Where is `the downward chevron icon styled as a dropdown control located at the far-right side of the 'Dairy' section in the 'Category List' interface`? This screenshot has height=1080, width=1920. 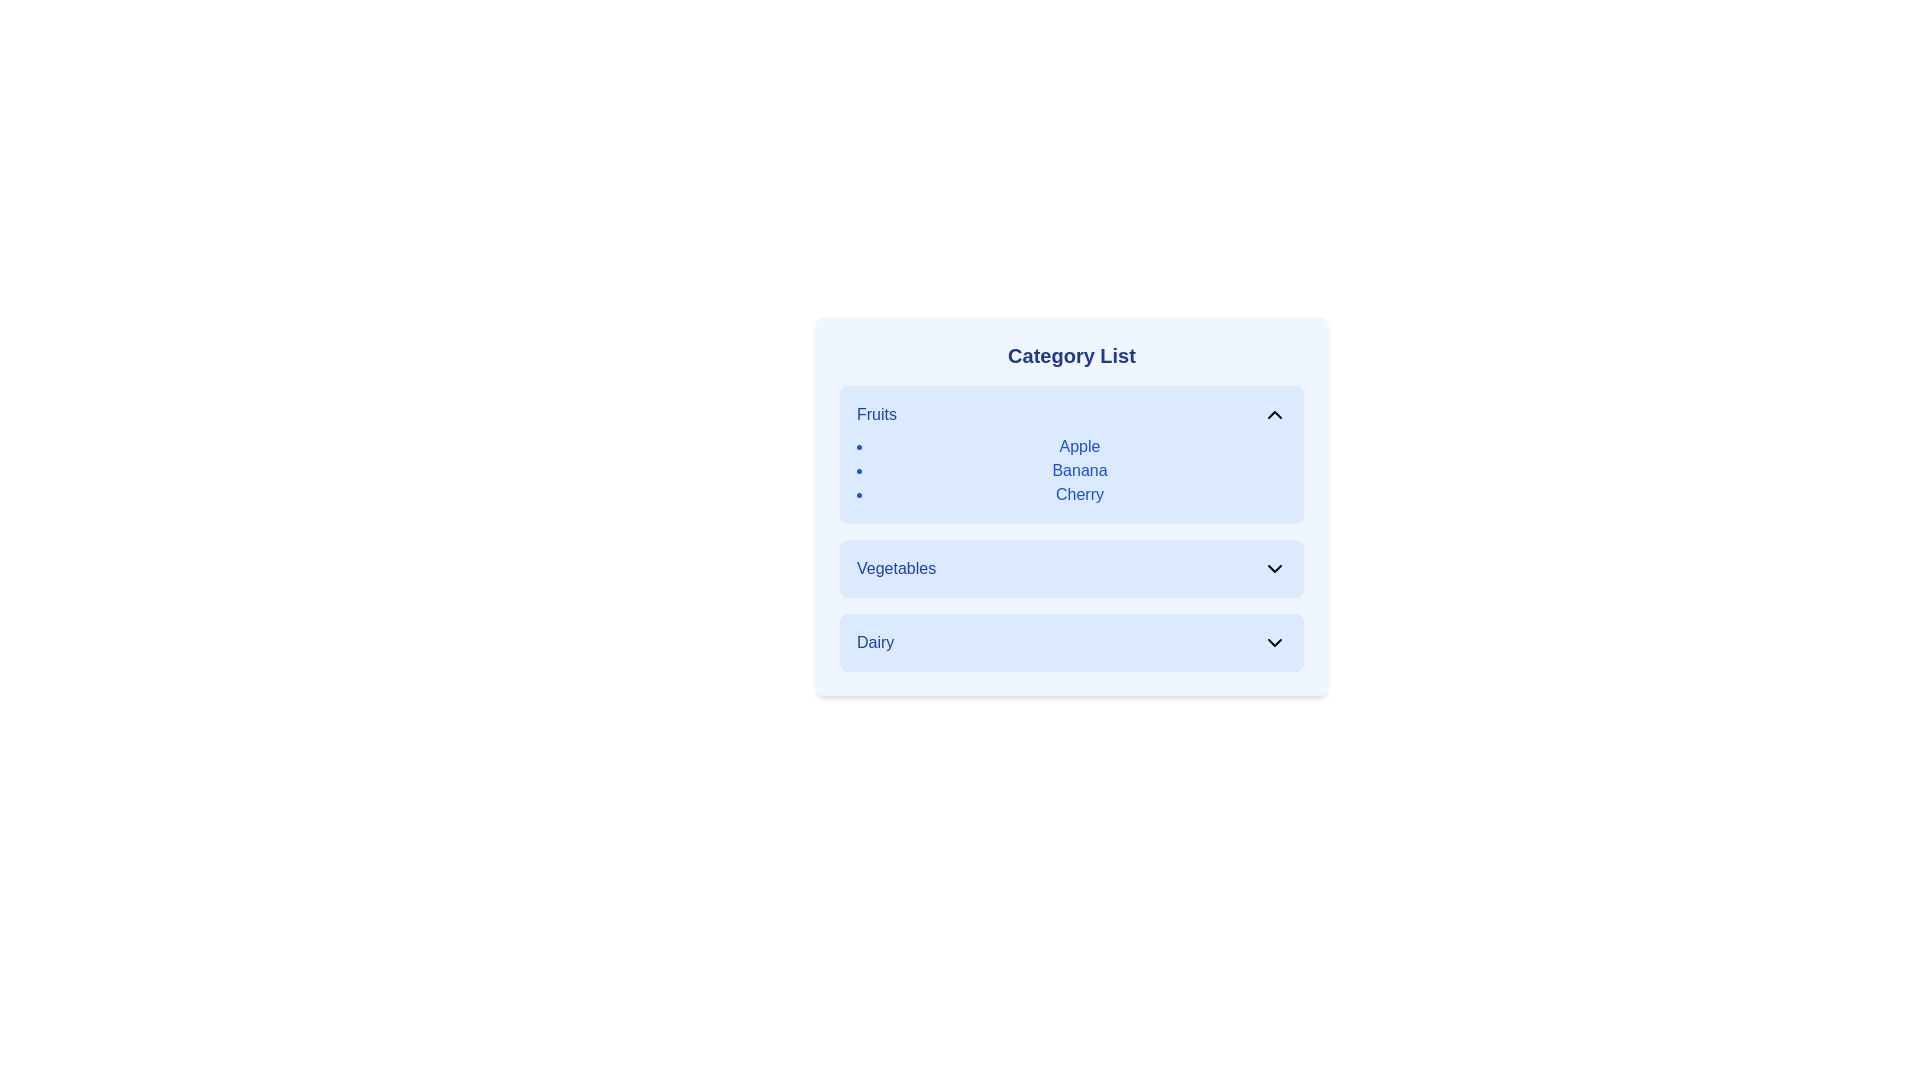
the downward chevron icon styled as a dropdown control located at the far-right side of the 'Dairy' section in the 'Category List' interface is located at coordinates (1274, 643).